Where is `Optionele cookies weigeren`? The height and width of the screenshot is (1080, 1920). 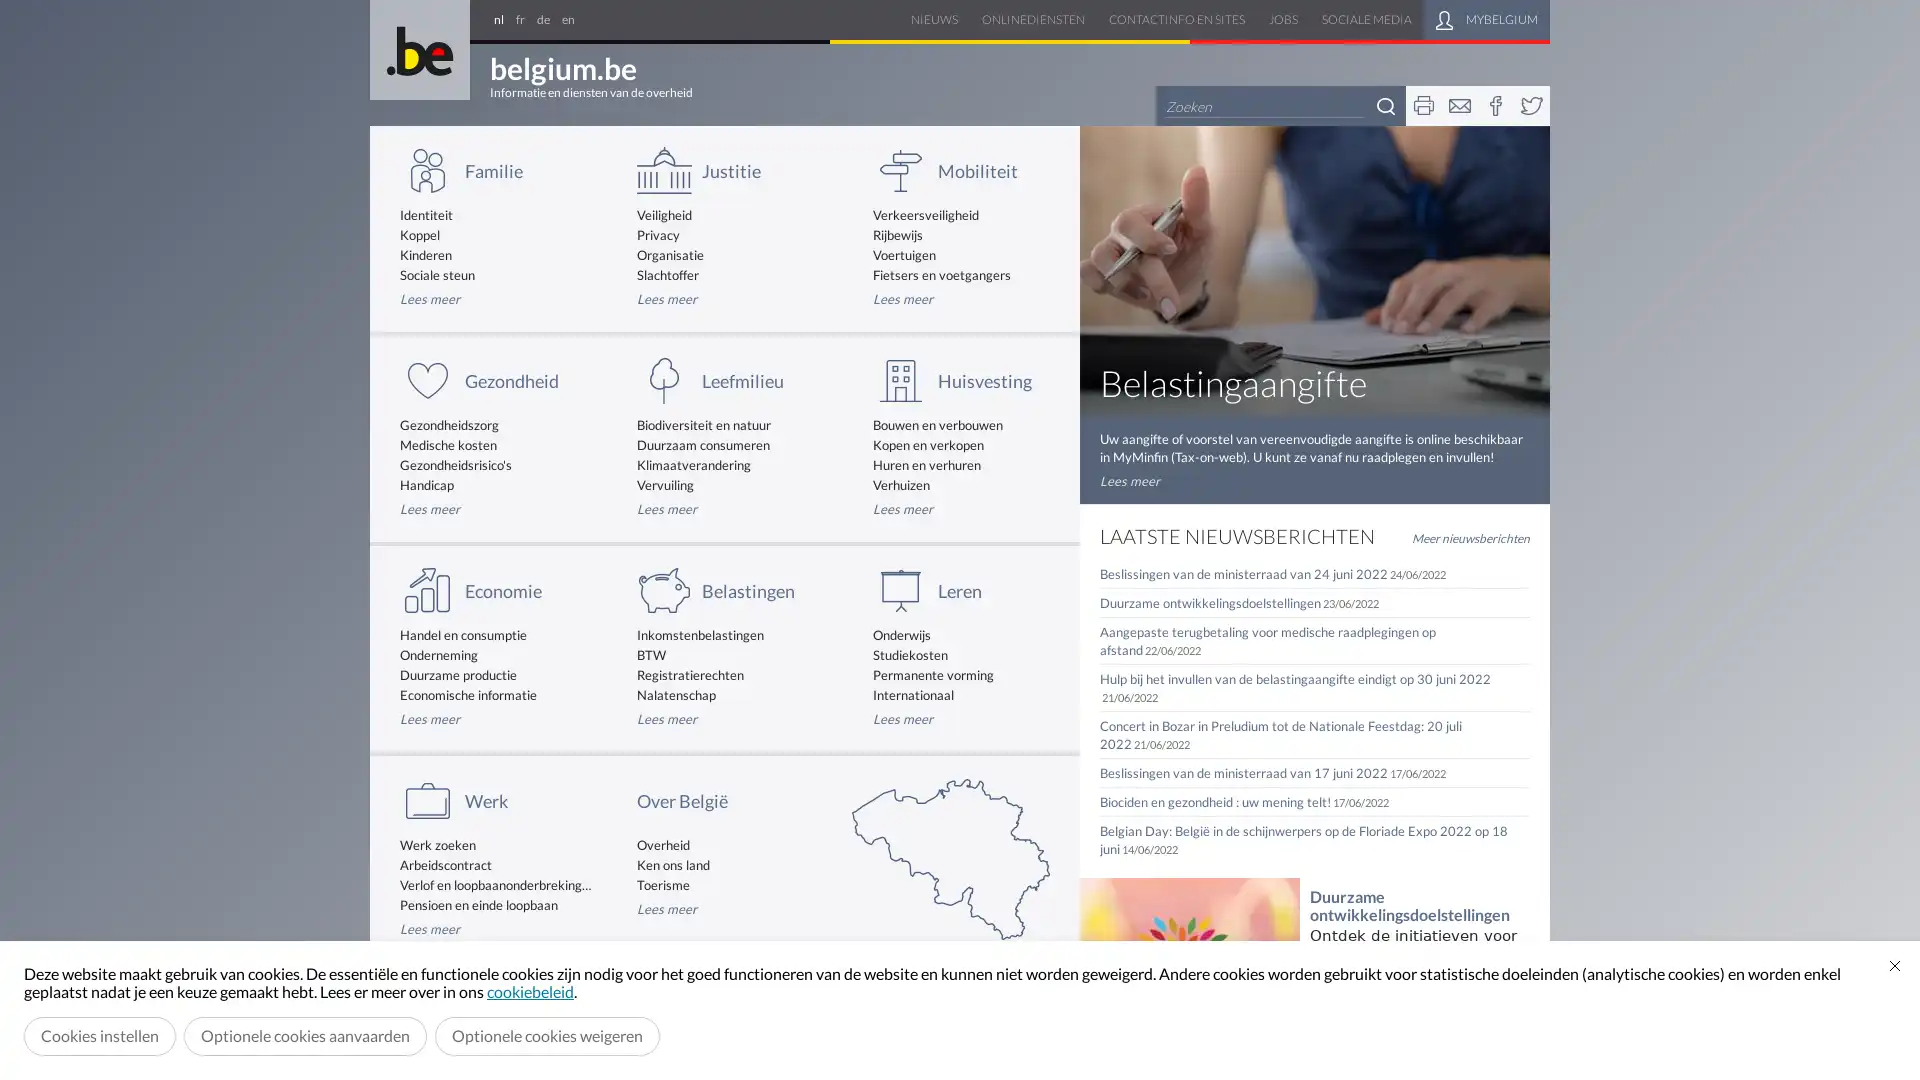 Optionele cookies weigeren is located at coordinates (547, 1035).